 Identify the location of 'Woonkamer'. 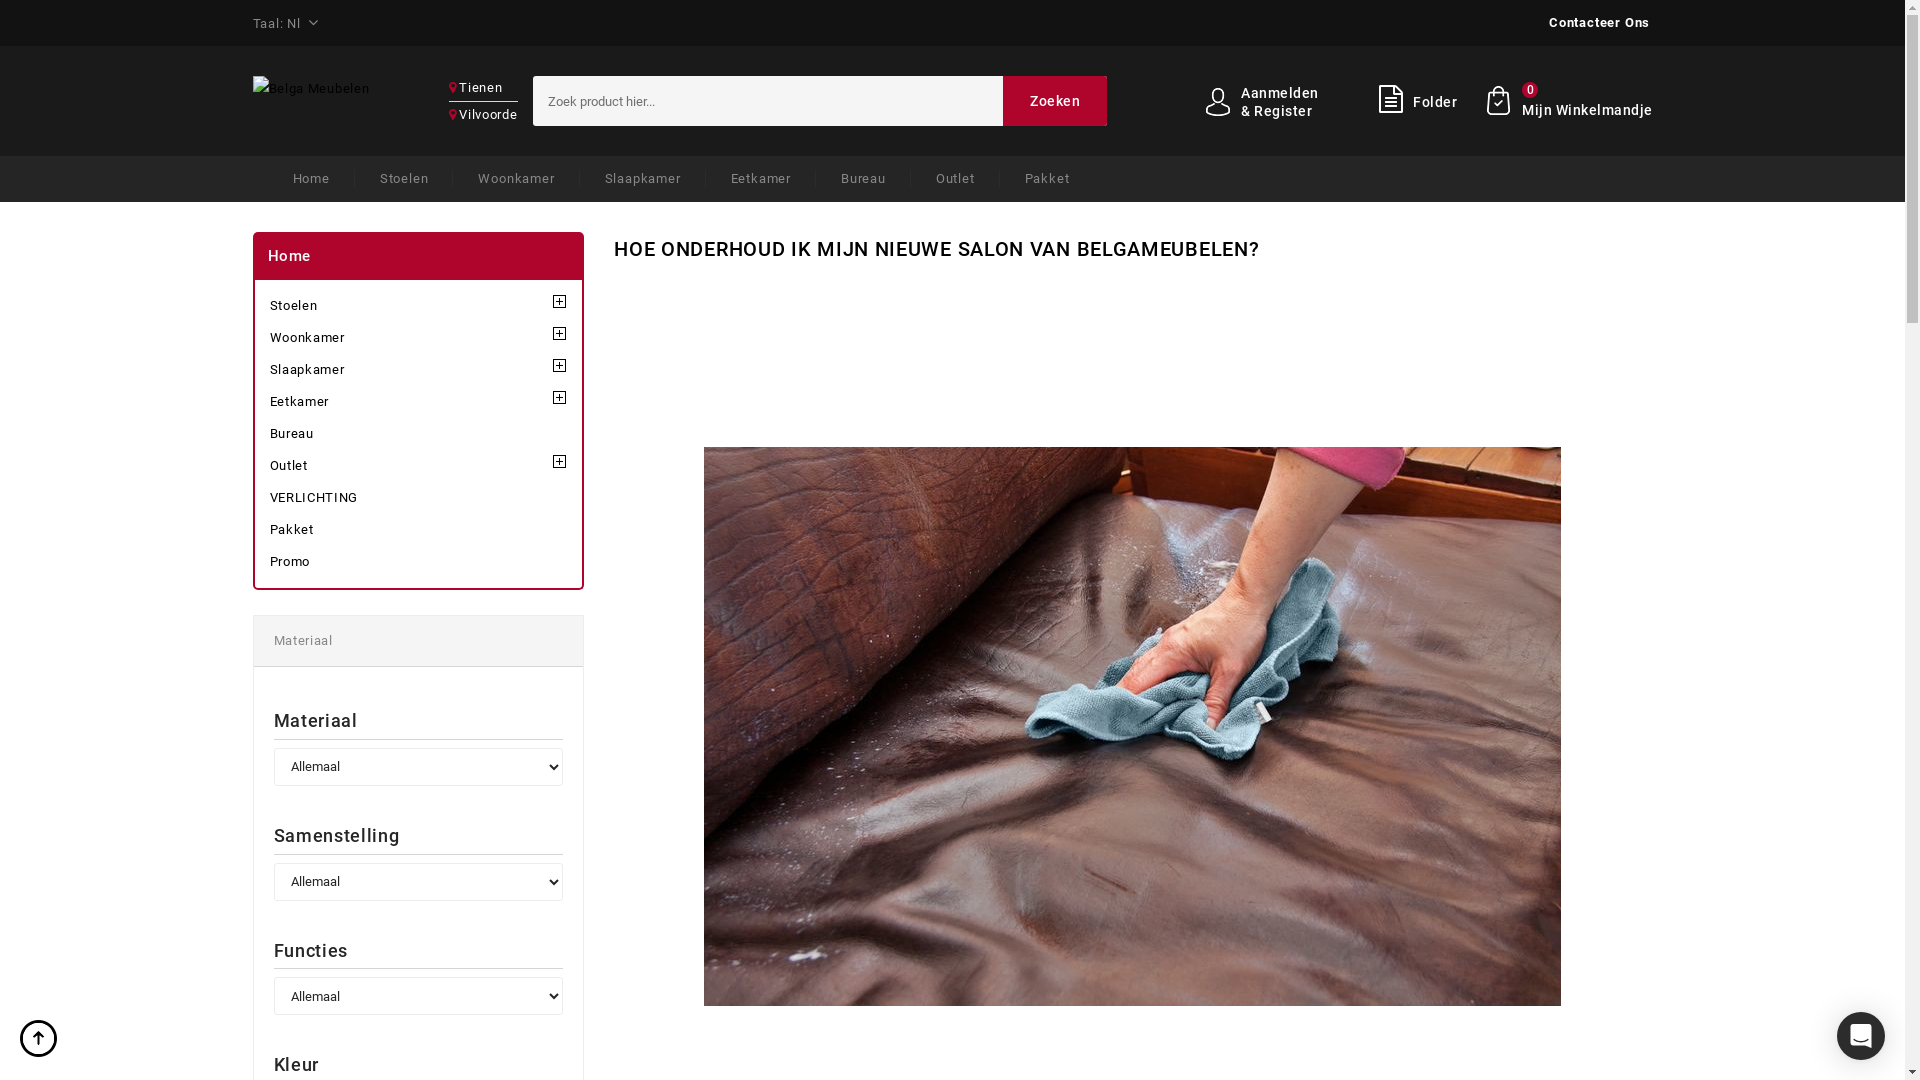
(417, 337).